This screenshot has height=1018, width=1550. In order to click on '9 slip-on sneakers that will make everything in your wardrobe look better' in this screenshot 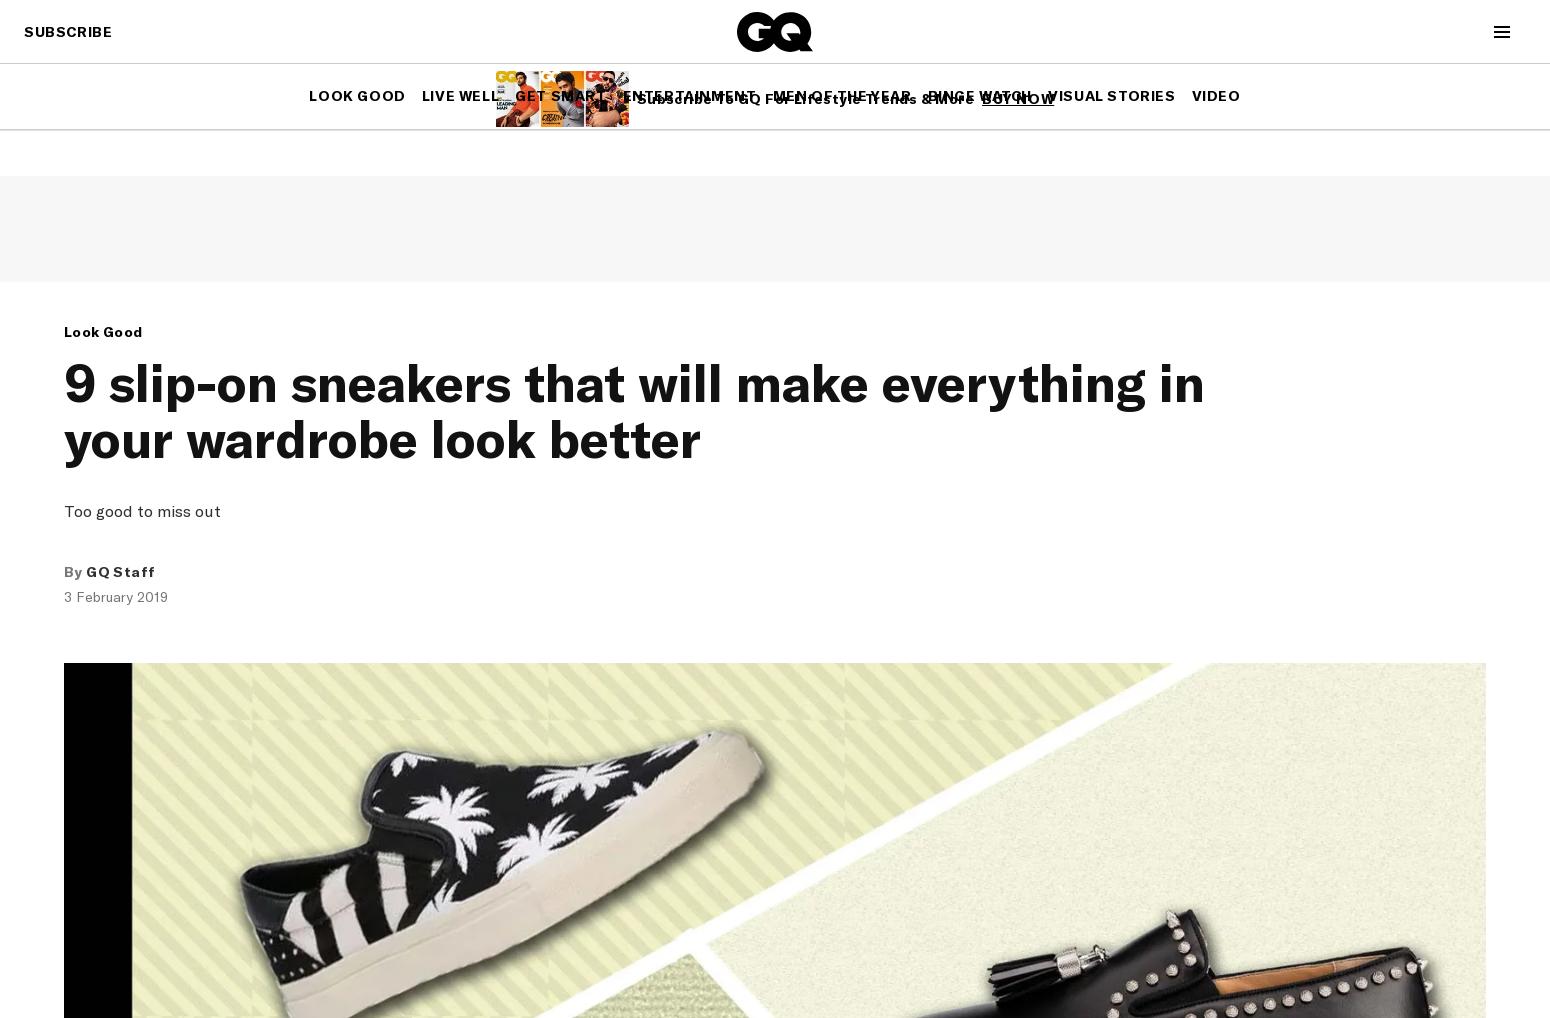, I will do `click(633, 409)`.